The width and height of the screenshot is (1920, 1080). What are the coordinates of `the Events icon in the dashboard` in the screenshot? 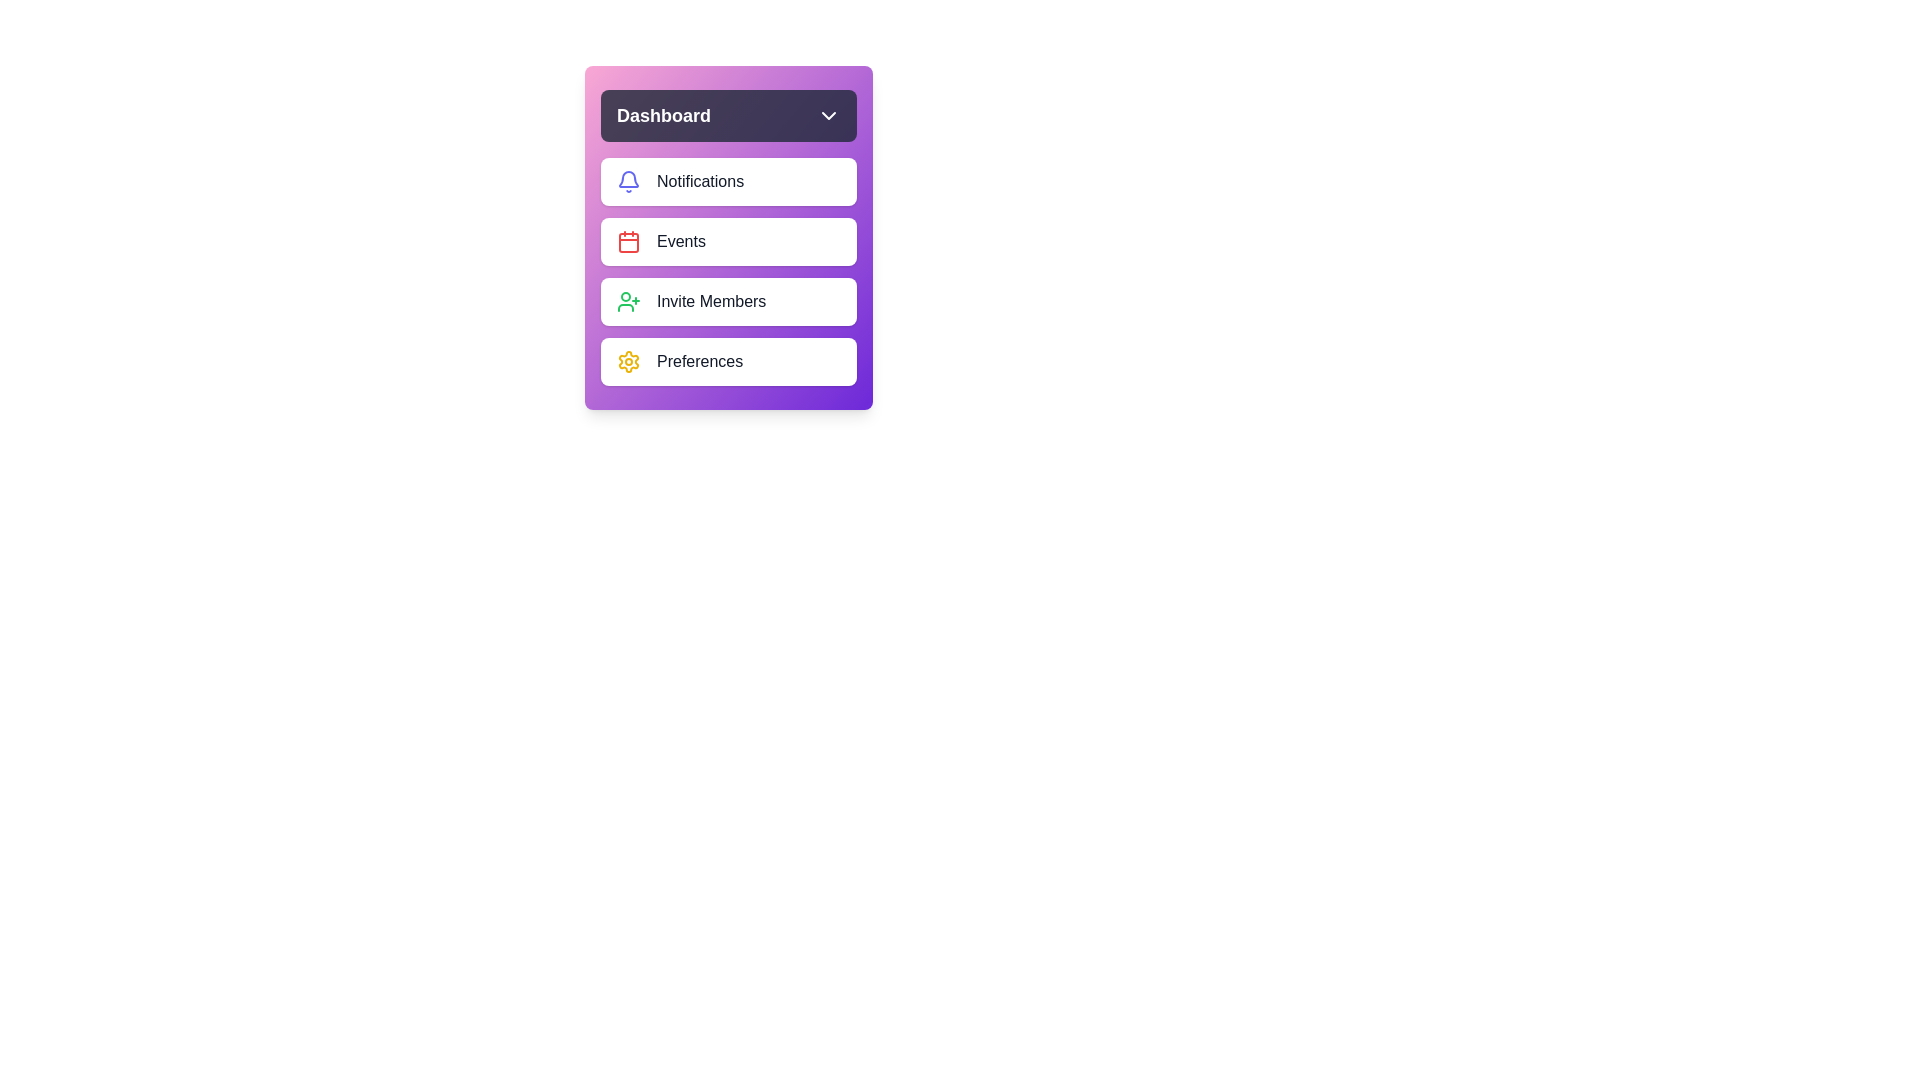 It's located at (627, 241).